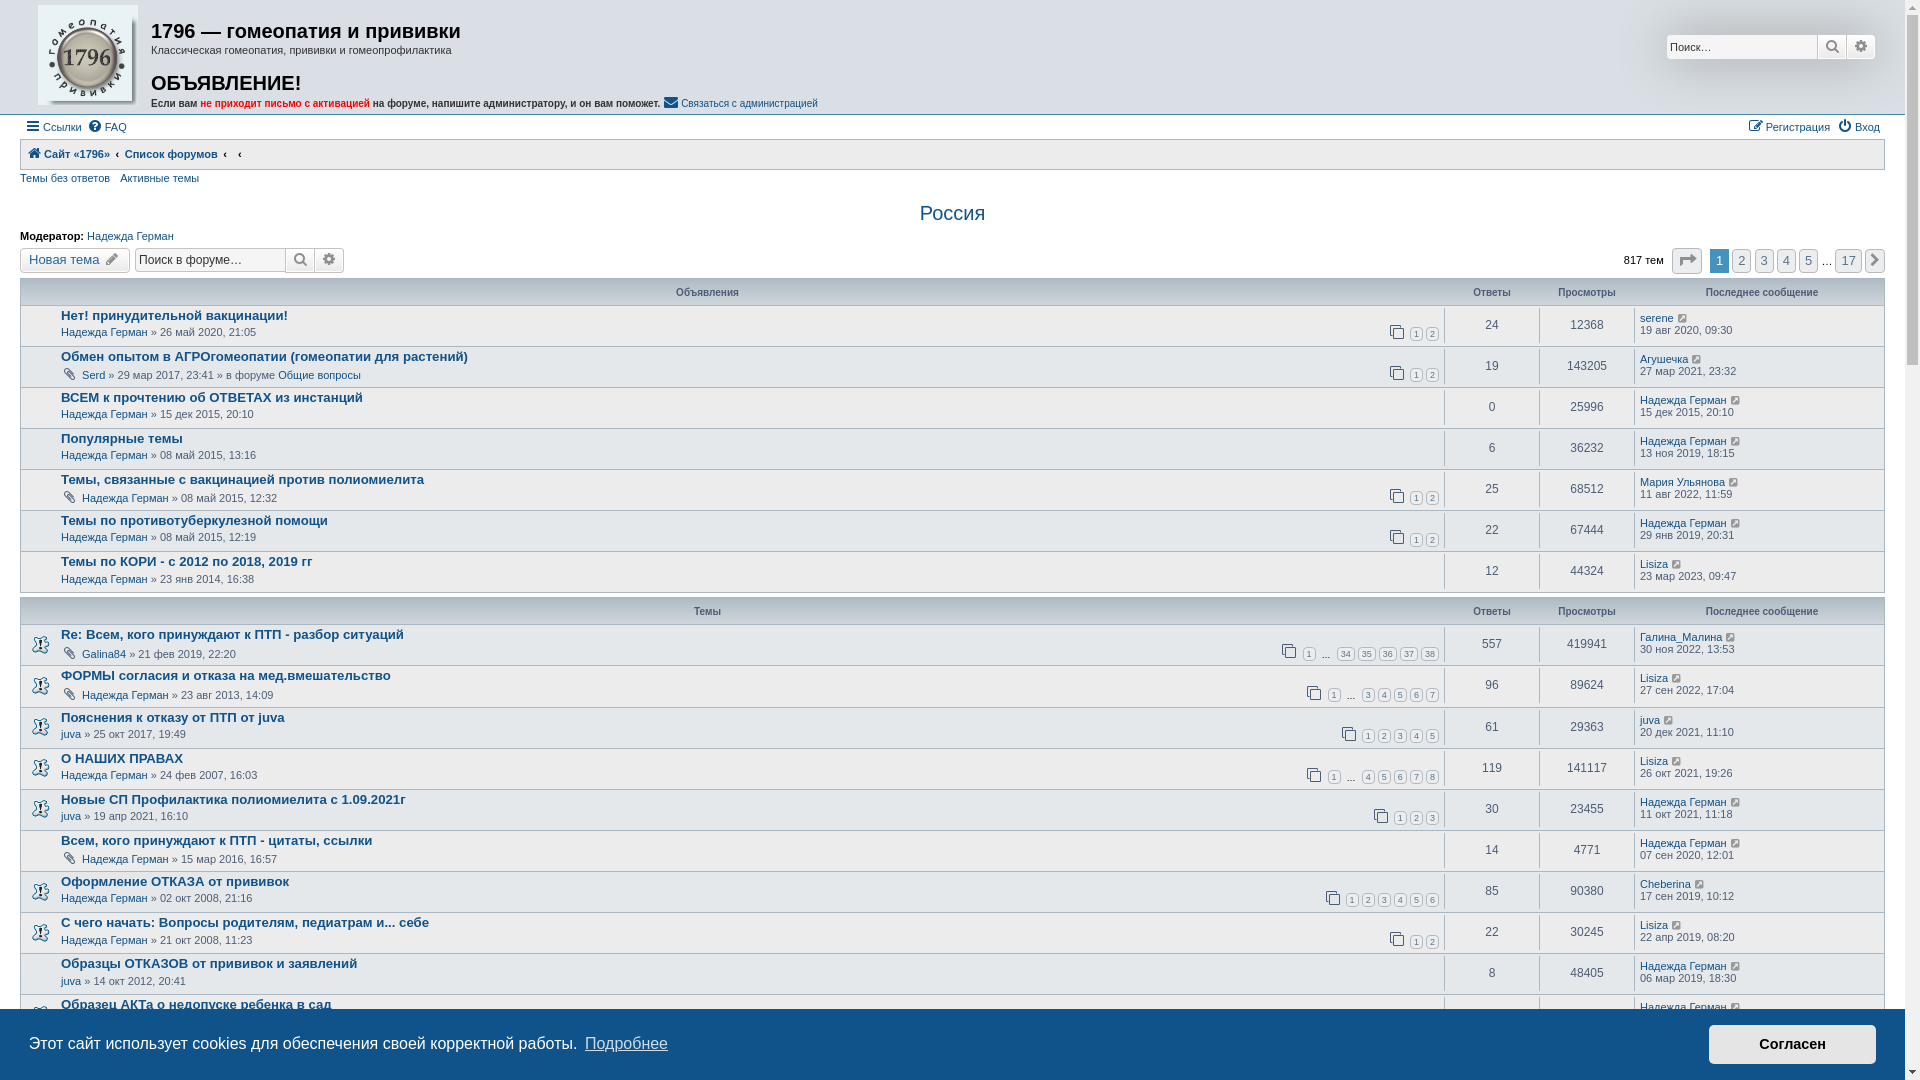  I want to click on '3', so click(1399, 736).